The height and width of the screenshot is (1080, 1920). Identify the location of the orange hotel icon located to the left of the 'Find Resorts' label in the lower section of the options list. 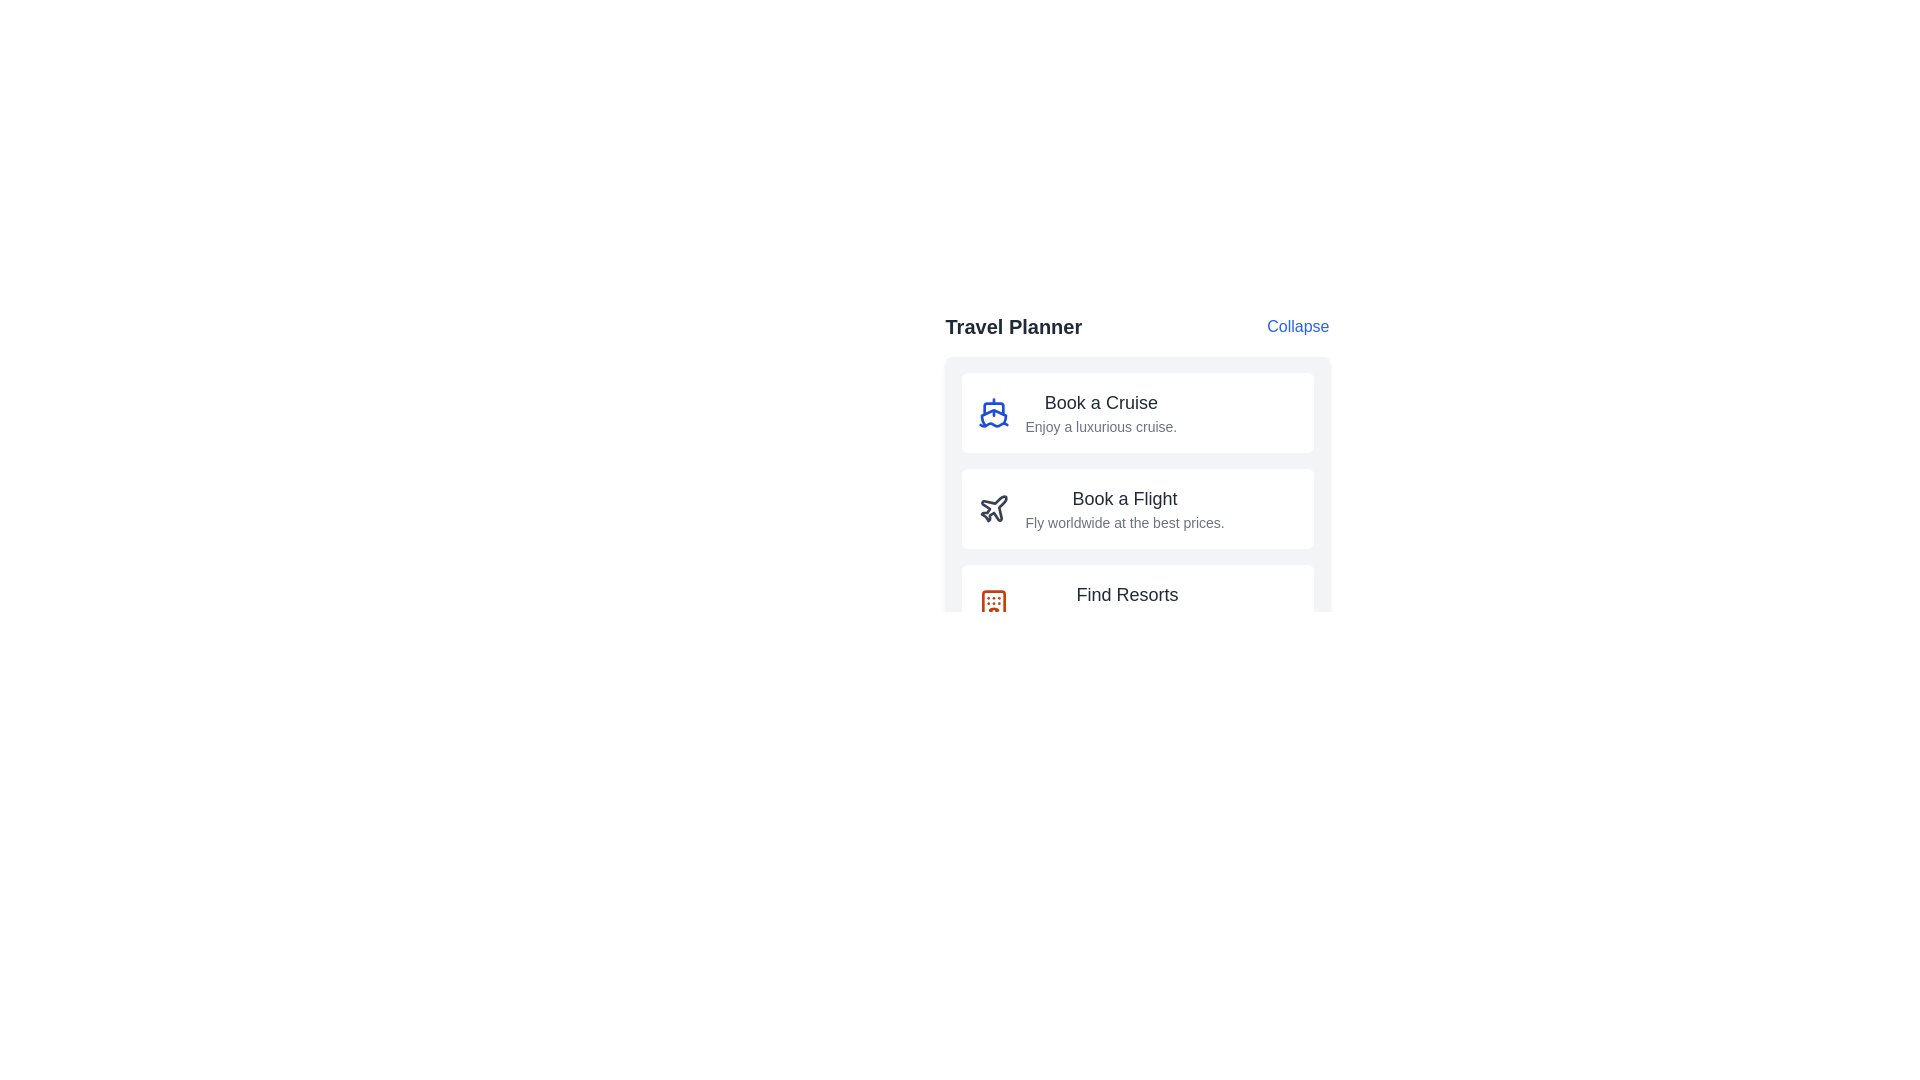
(993, 604).